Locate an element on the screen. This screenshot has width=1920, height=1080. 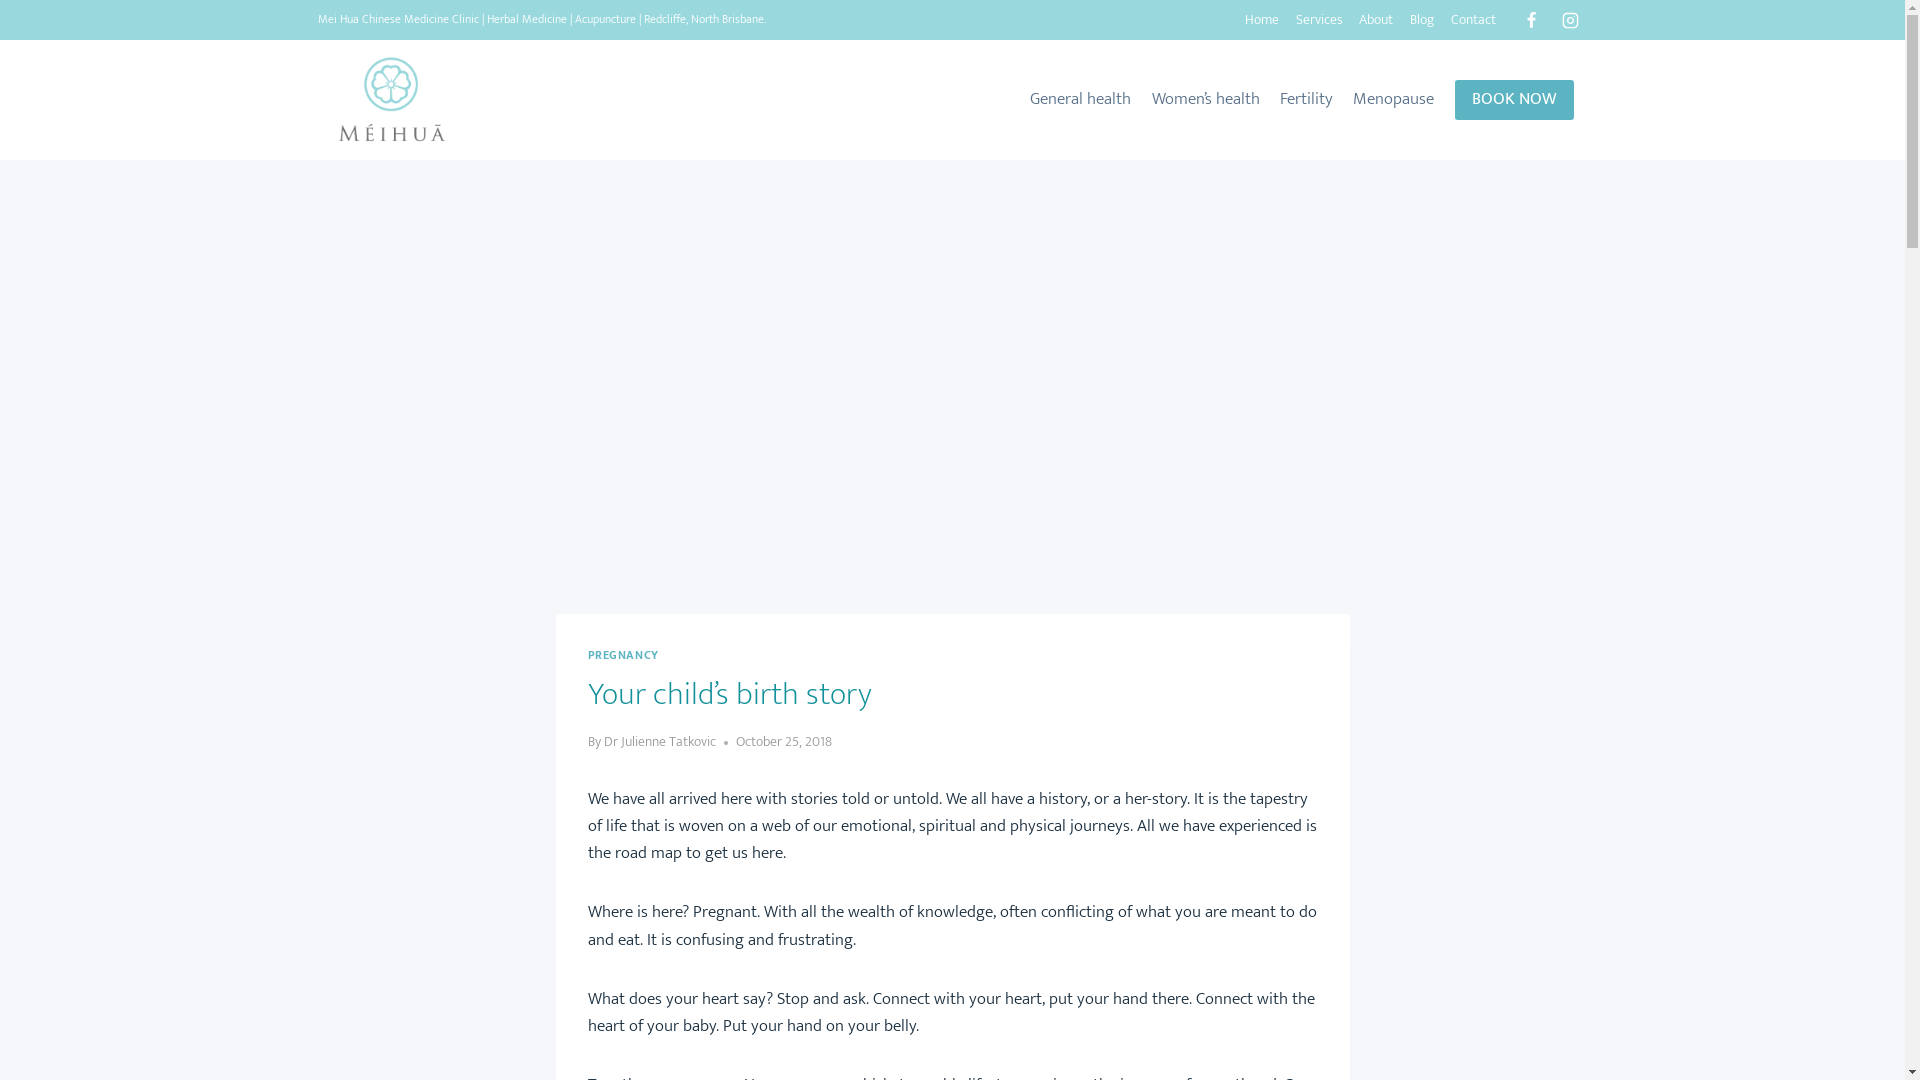
'Dr Julienne Tatkovic' is located at coordinates (660, 741).